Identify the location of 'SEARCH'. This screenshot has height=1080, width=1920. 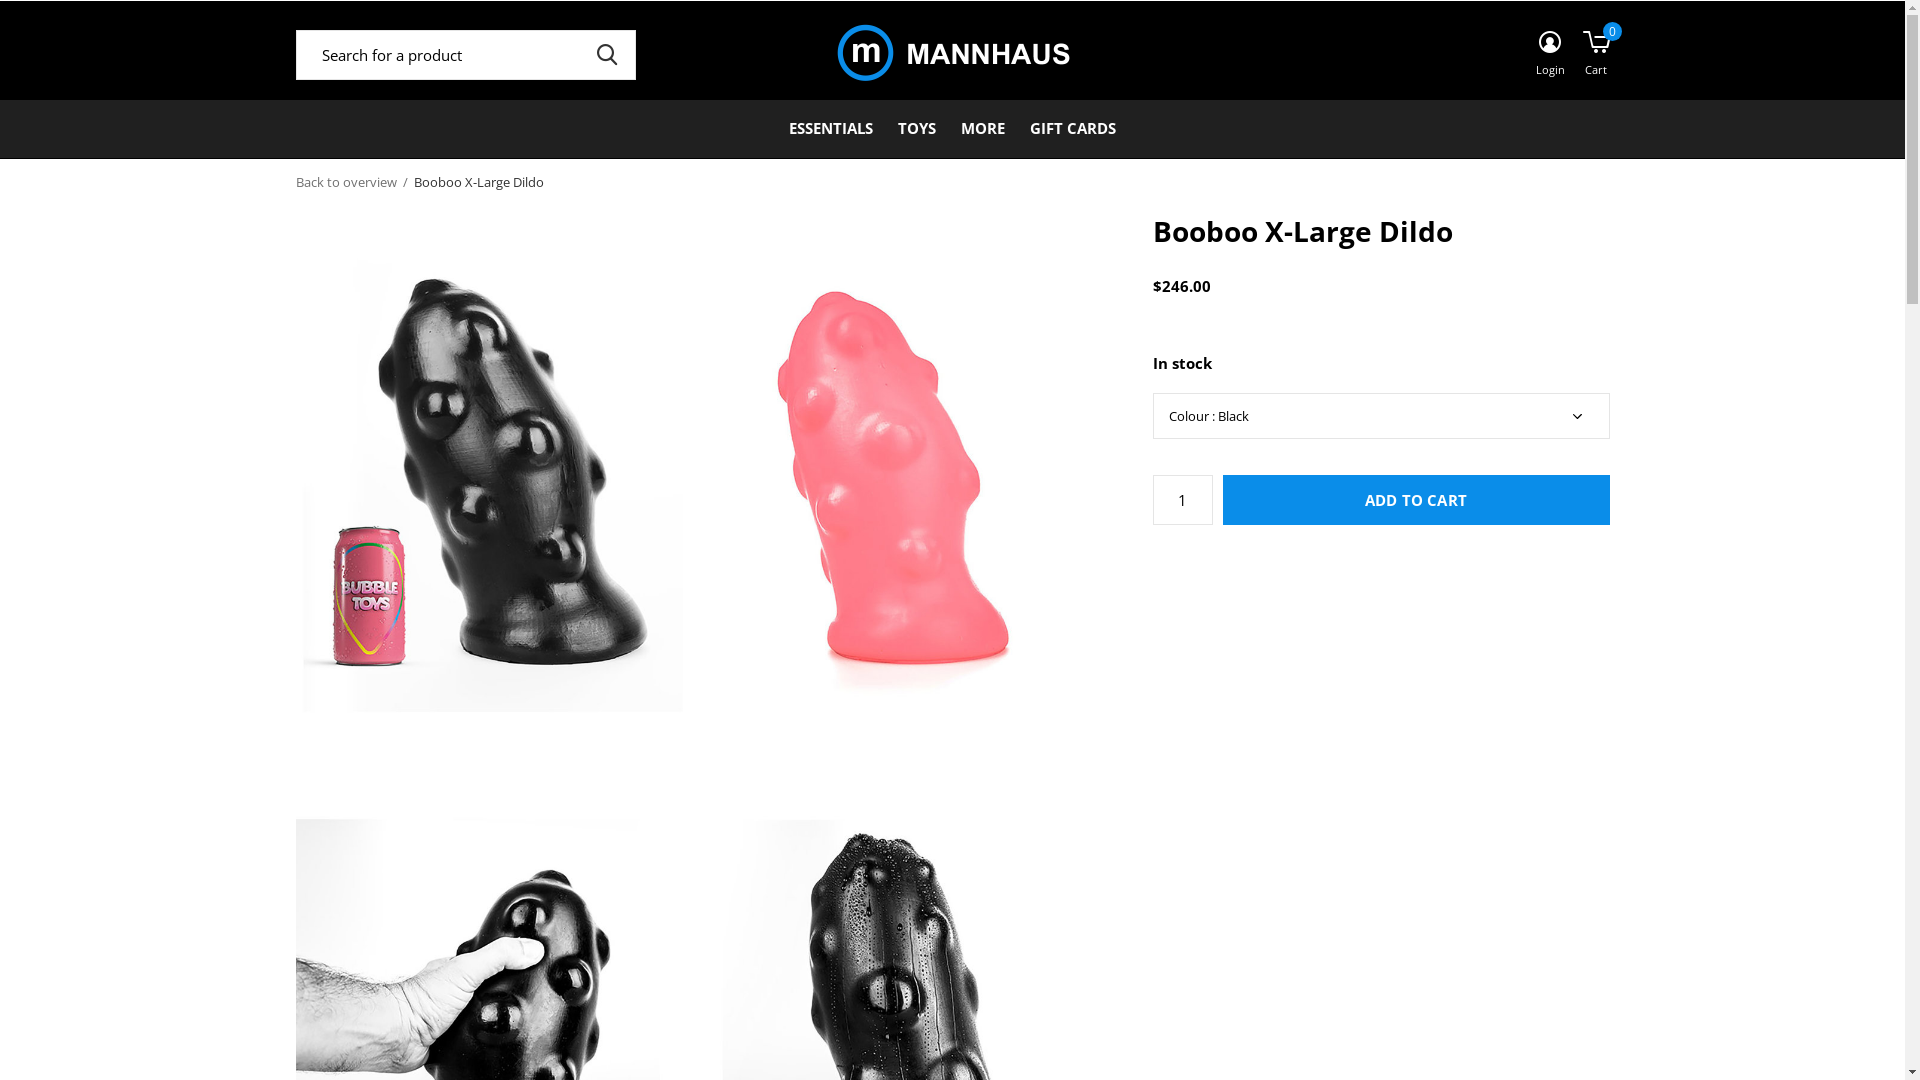
(607, 53).